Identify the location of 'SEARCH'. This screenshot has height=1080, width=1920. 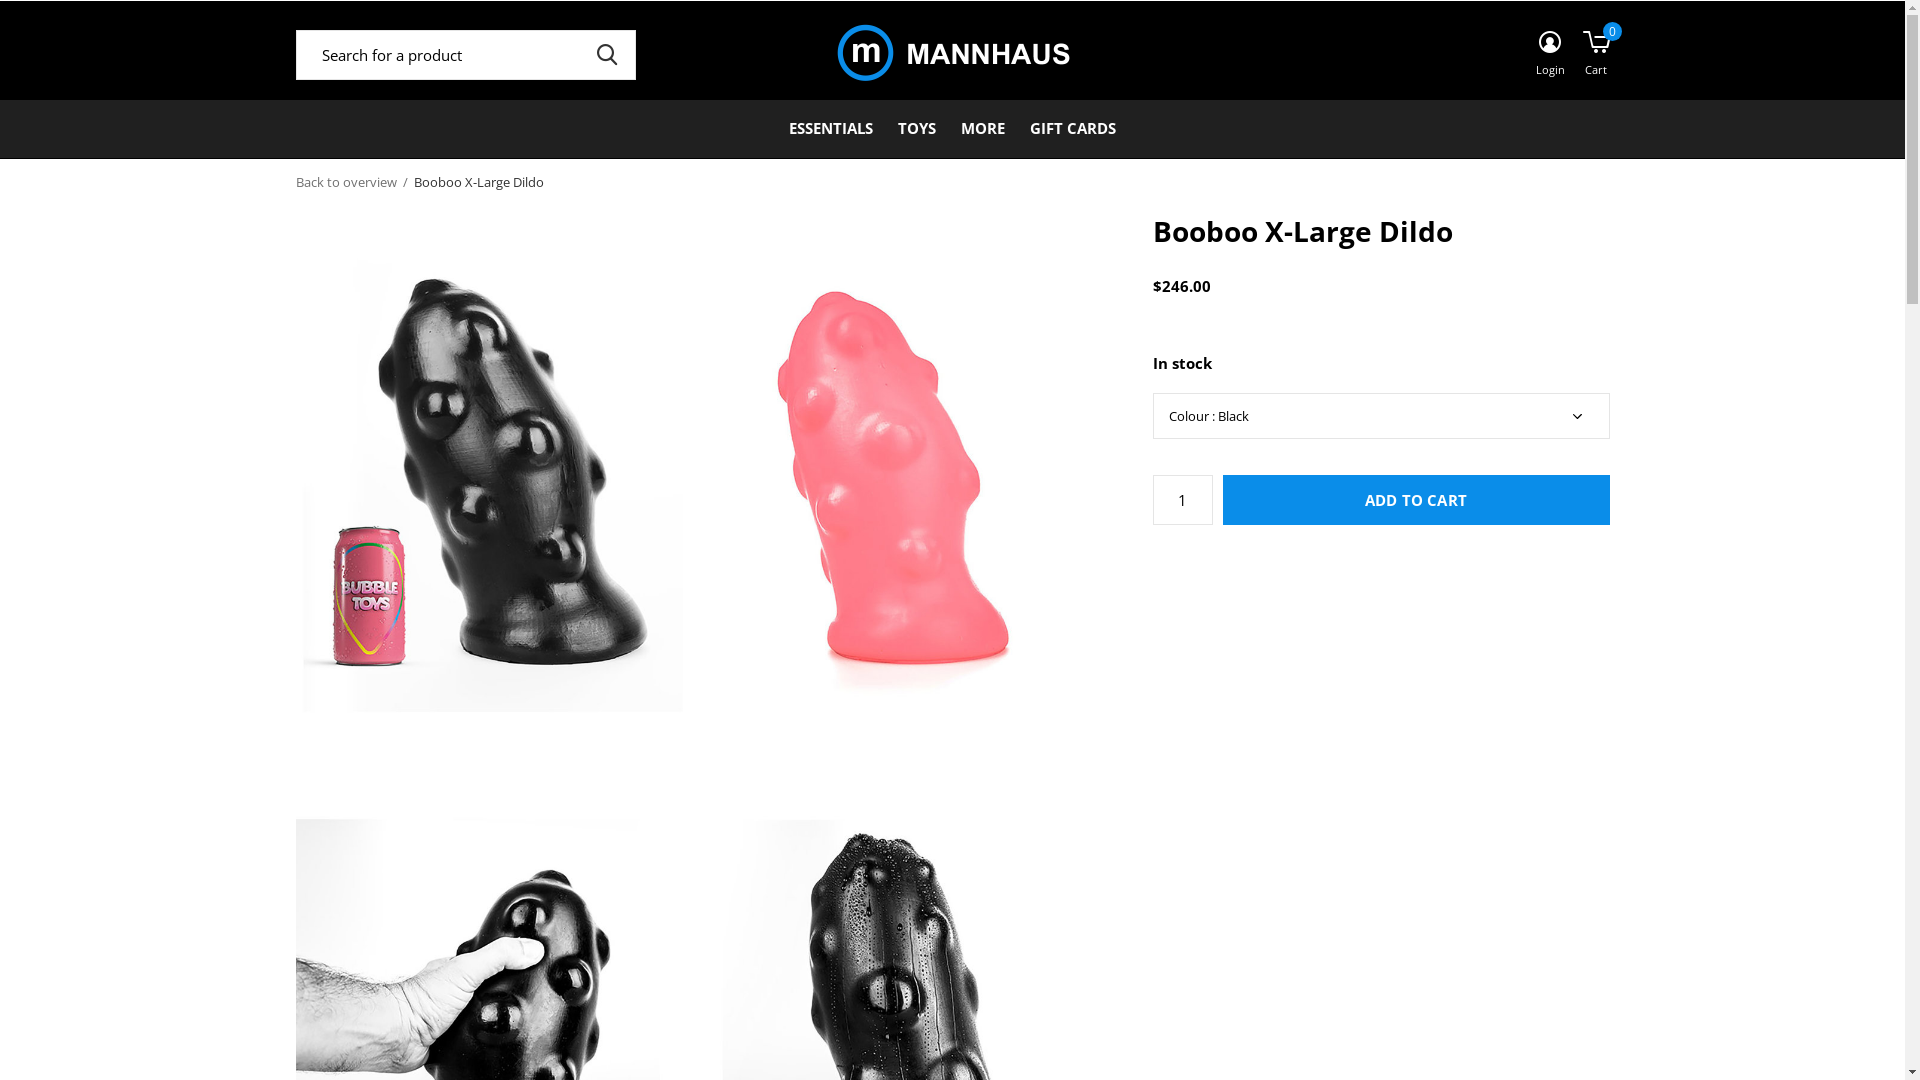
(607, 53).